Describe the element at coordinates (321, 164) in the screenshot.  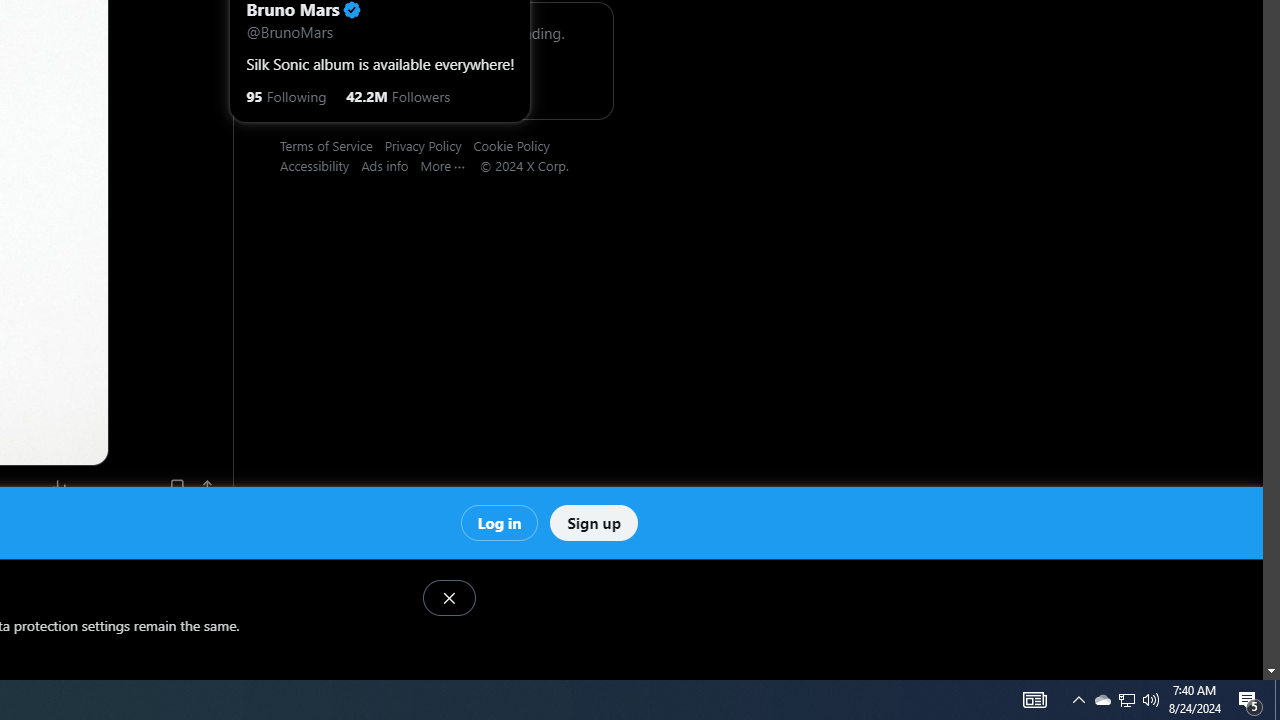
I see `'Accessibility'` at that location.